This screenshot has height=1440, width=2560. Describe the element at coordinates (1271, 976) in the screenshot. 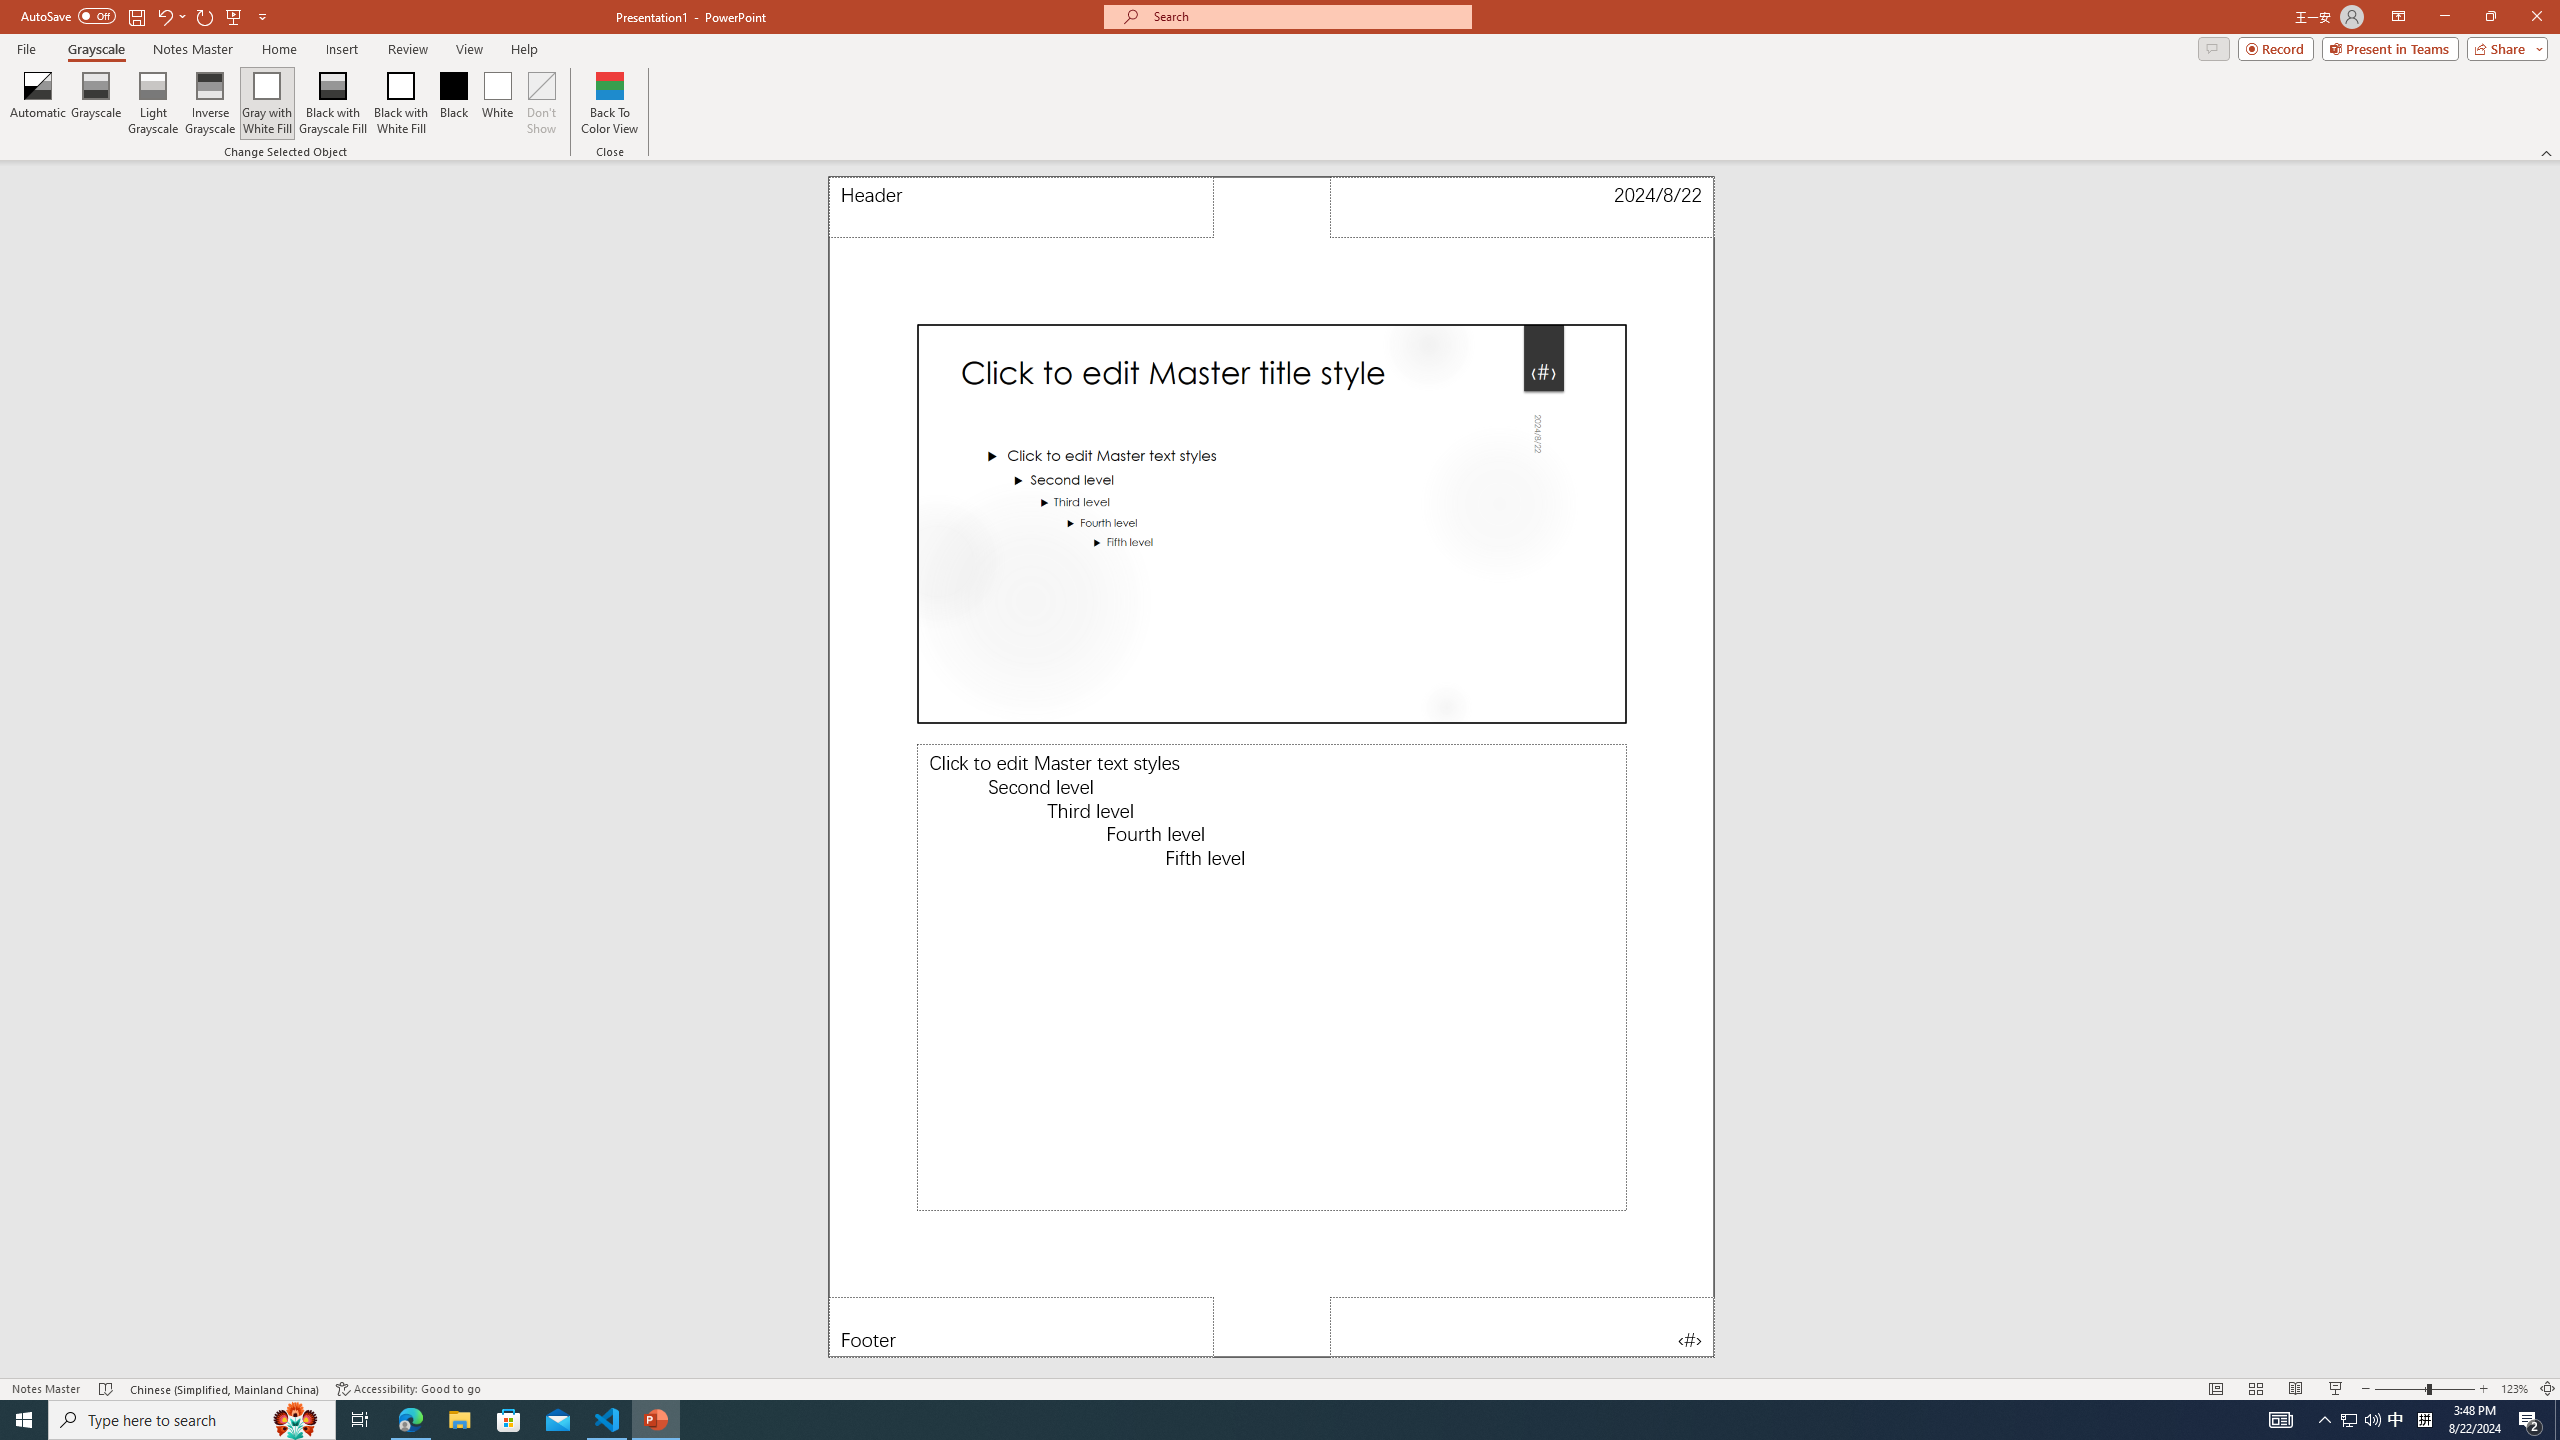

I see `'Slide Notes'` at that location.